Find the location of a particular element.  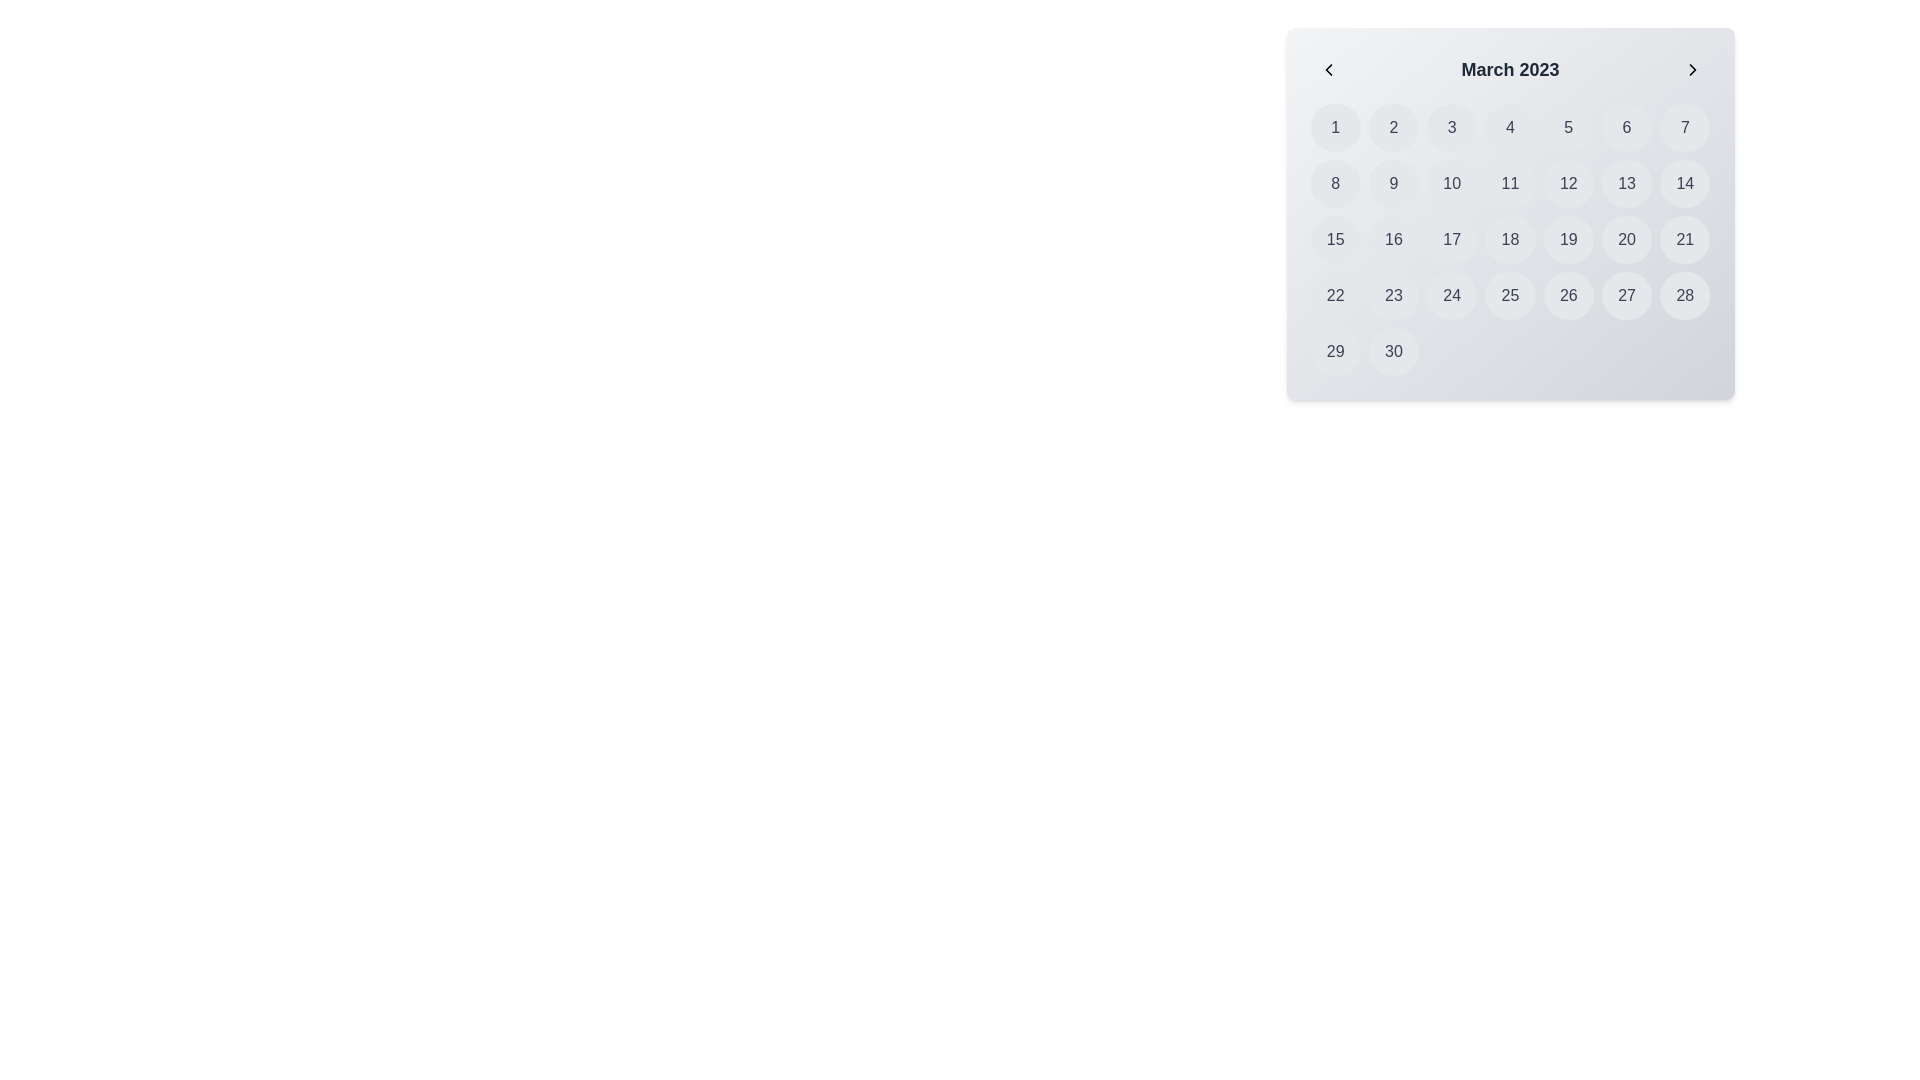

the date button representing the 17th of March 2023 in the calendar interface is located at coordinates (1452, 238).